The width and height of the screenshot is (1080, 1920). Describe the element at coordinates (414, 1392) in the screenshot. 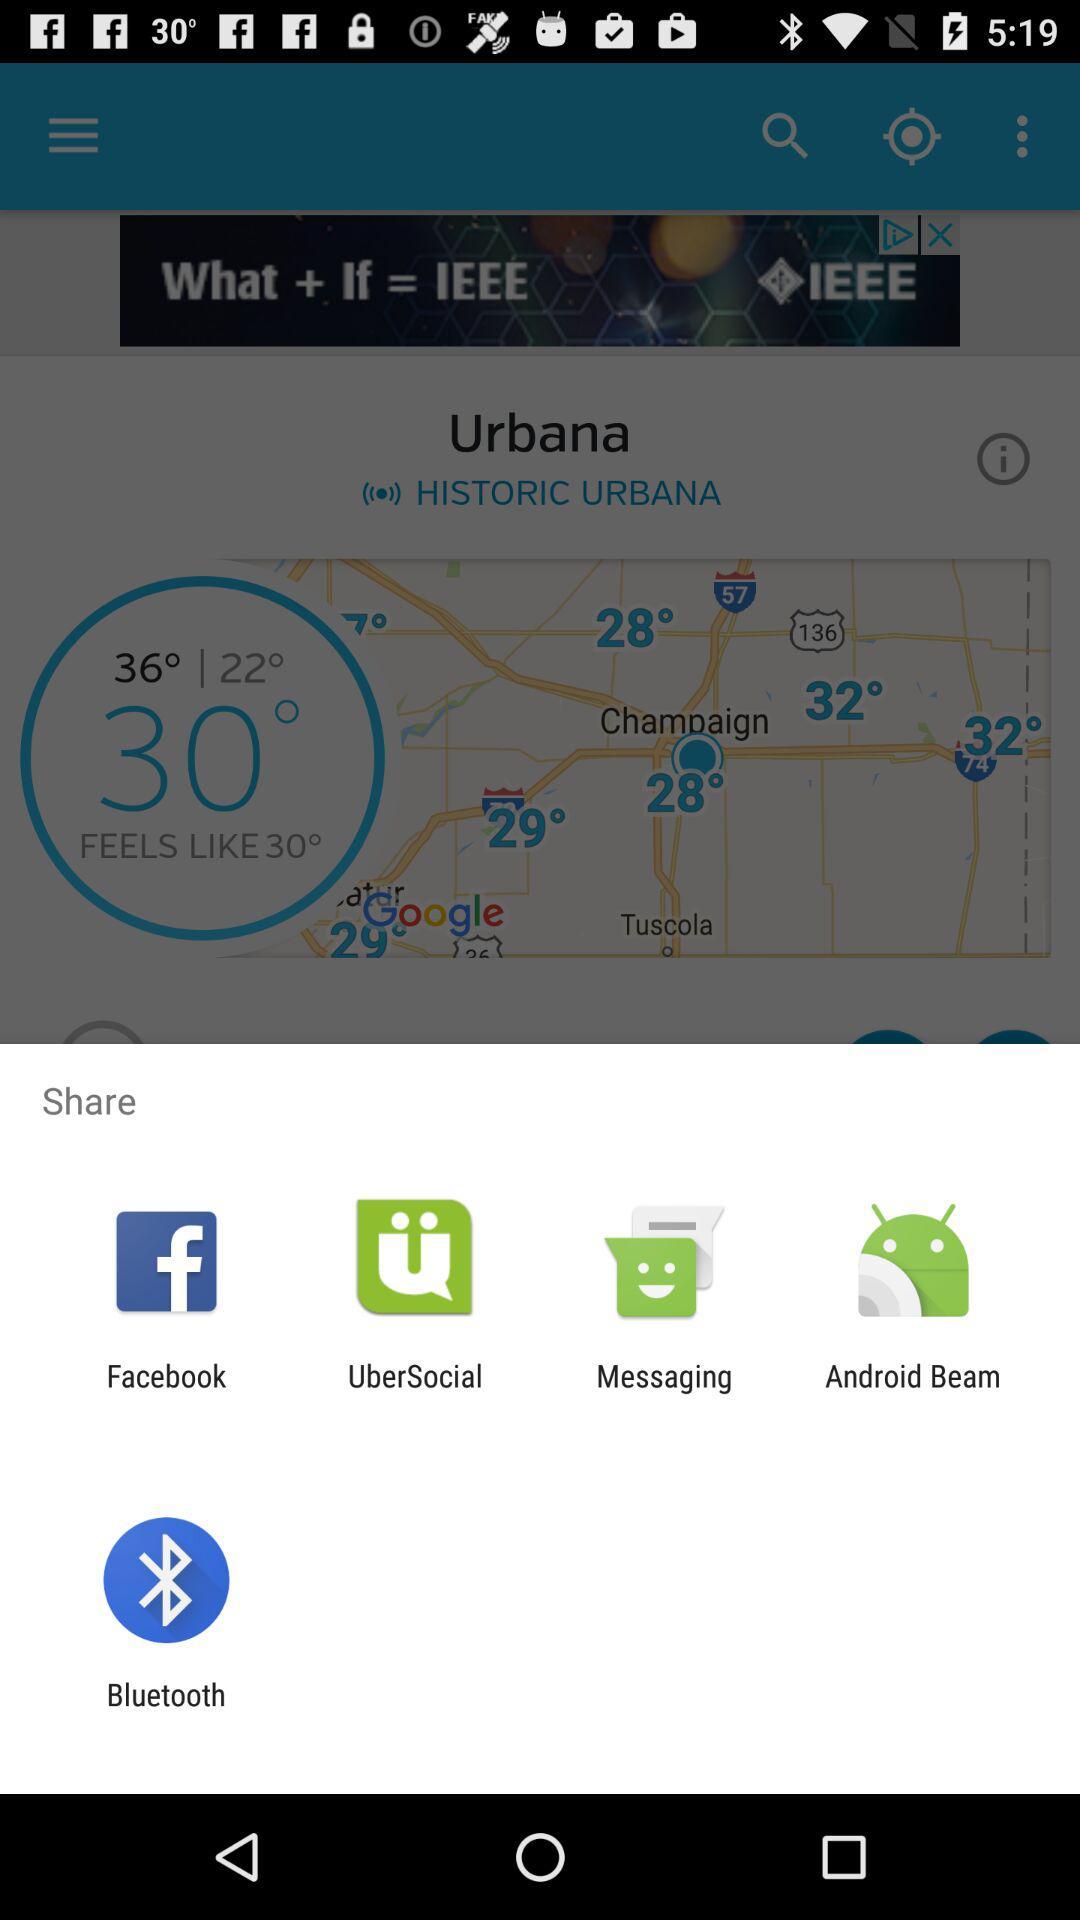

I see `icon to the right of the facebook icon` at that location.